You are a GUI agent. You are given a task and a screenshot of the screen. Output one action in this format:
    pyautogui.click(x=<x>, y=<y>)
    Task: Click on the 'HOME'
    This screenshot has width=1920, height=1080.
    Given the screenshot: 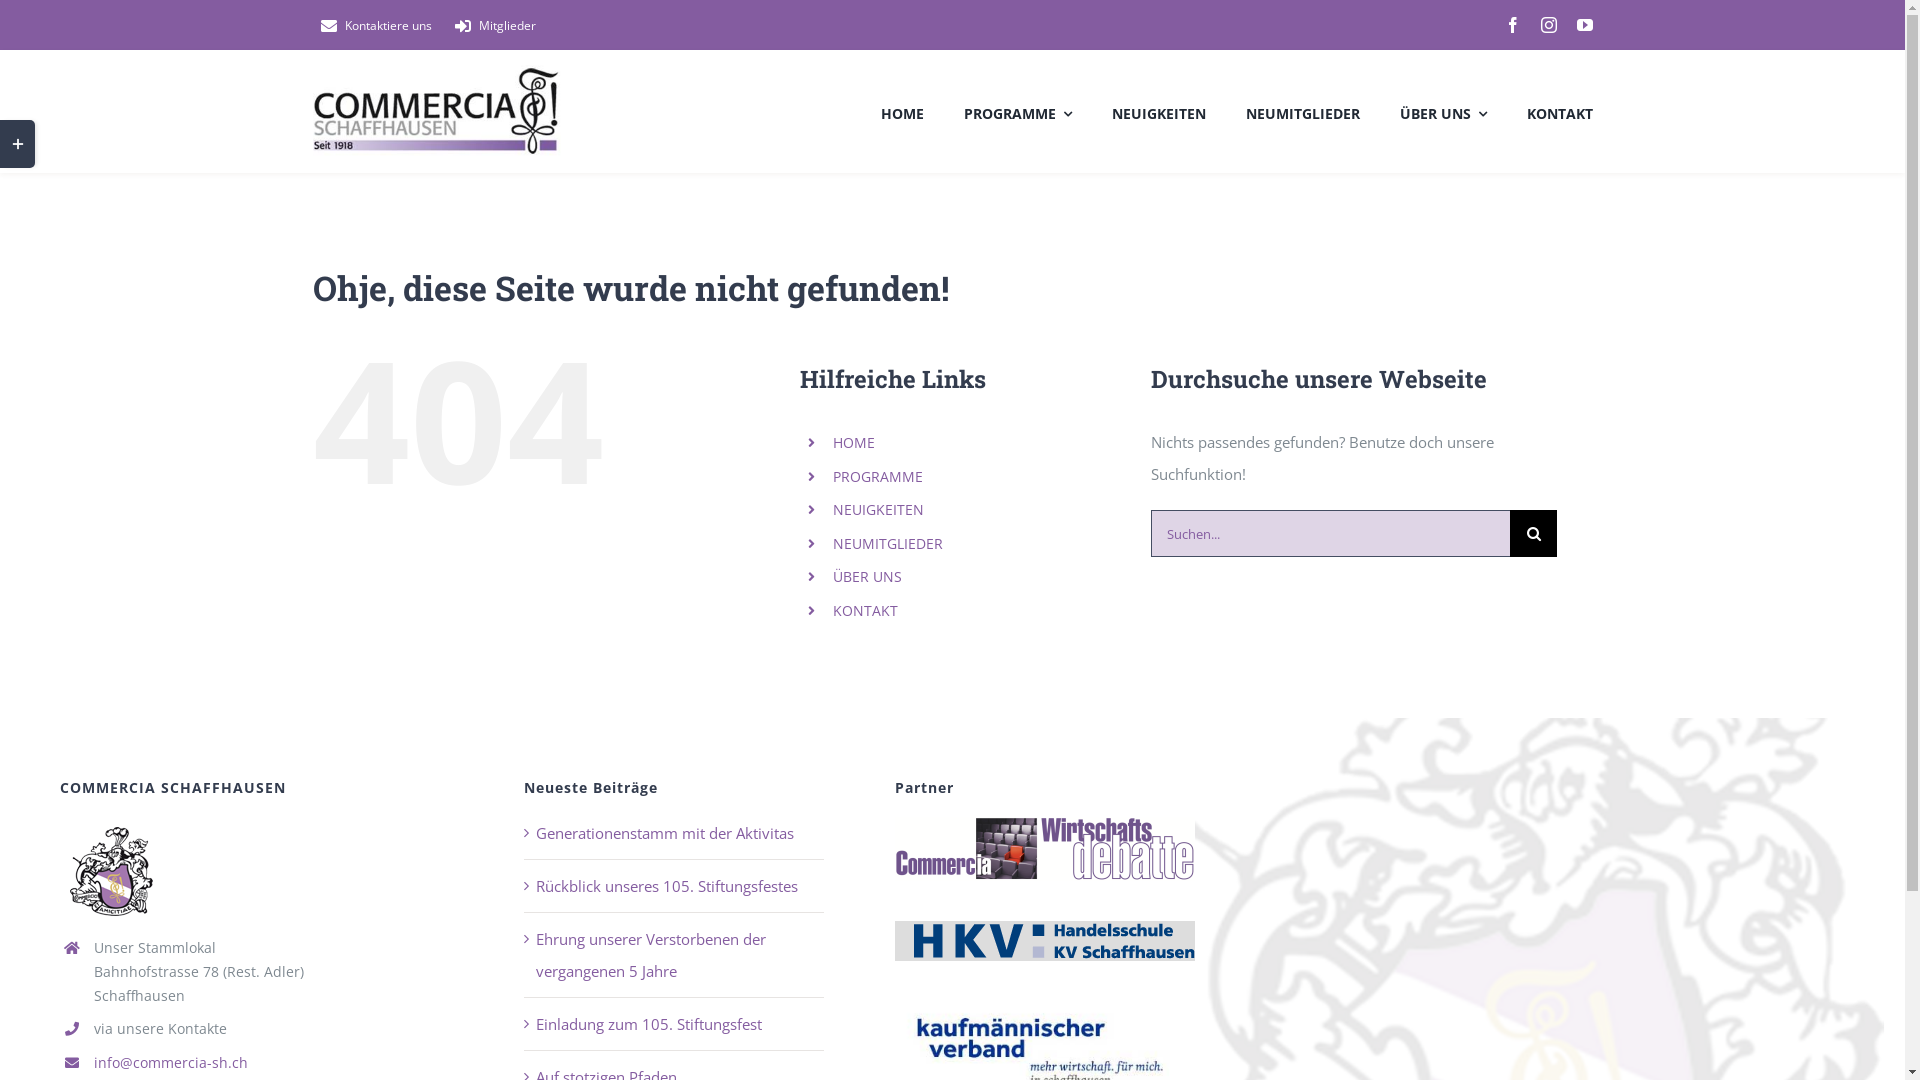 What is the action you would take?
    pyautogui.click(x=879, y=111)
    